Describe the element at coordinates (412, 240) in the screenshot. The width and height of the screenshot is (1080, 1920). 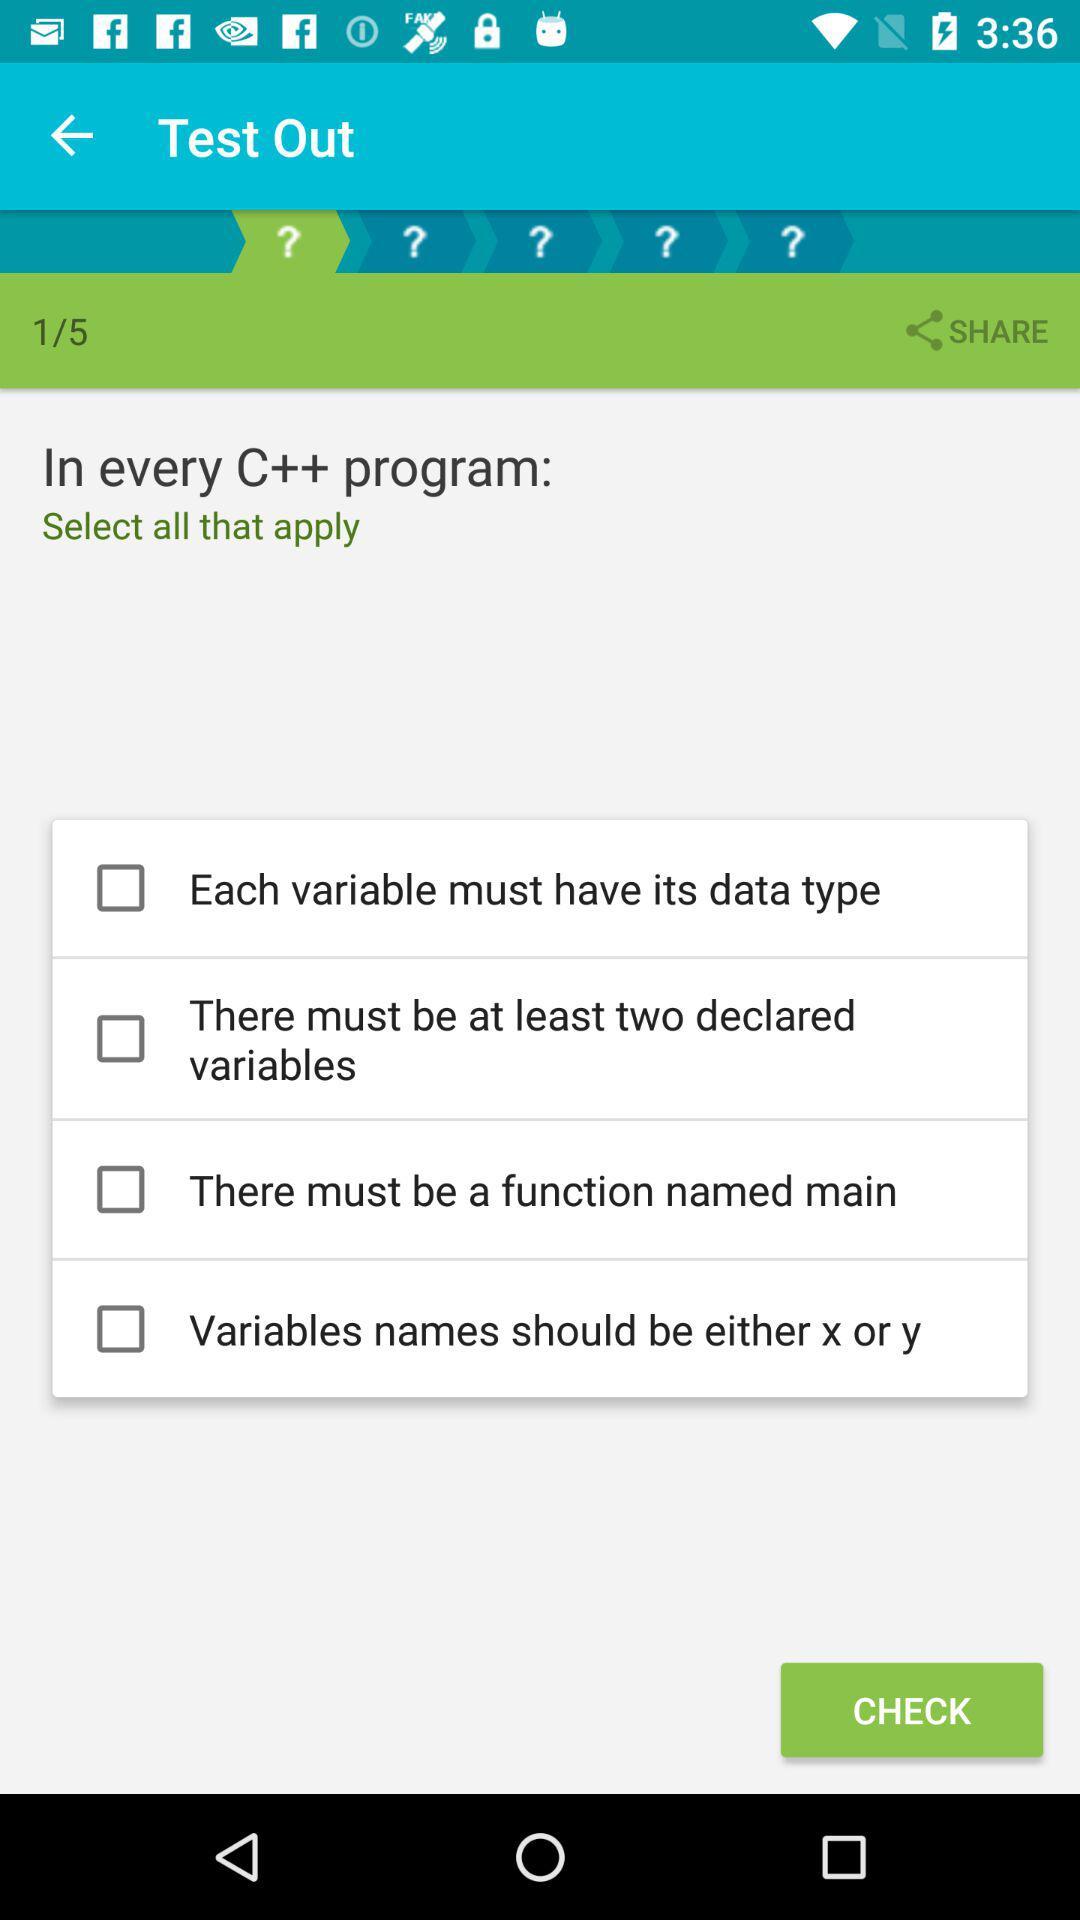
I see `move to the next question` at that location.